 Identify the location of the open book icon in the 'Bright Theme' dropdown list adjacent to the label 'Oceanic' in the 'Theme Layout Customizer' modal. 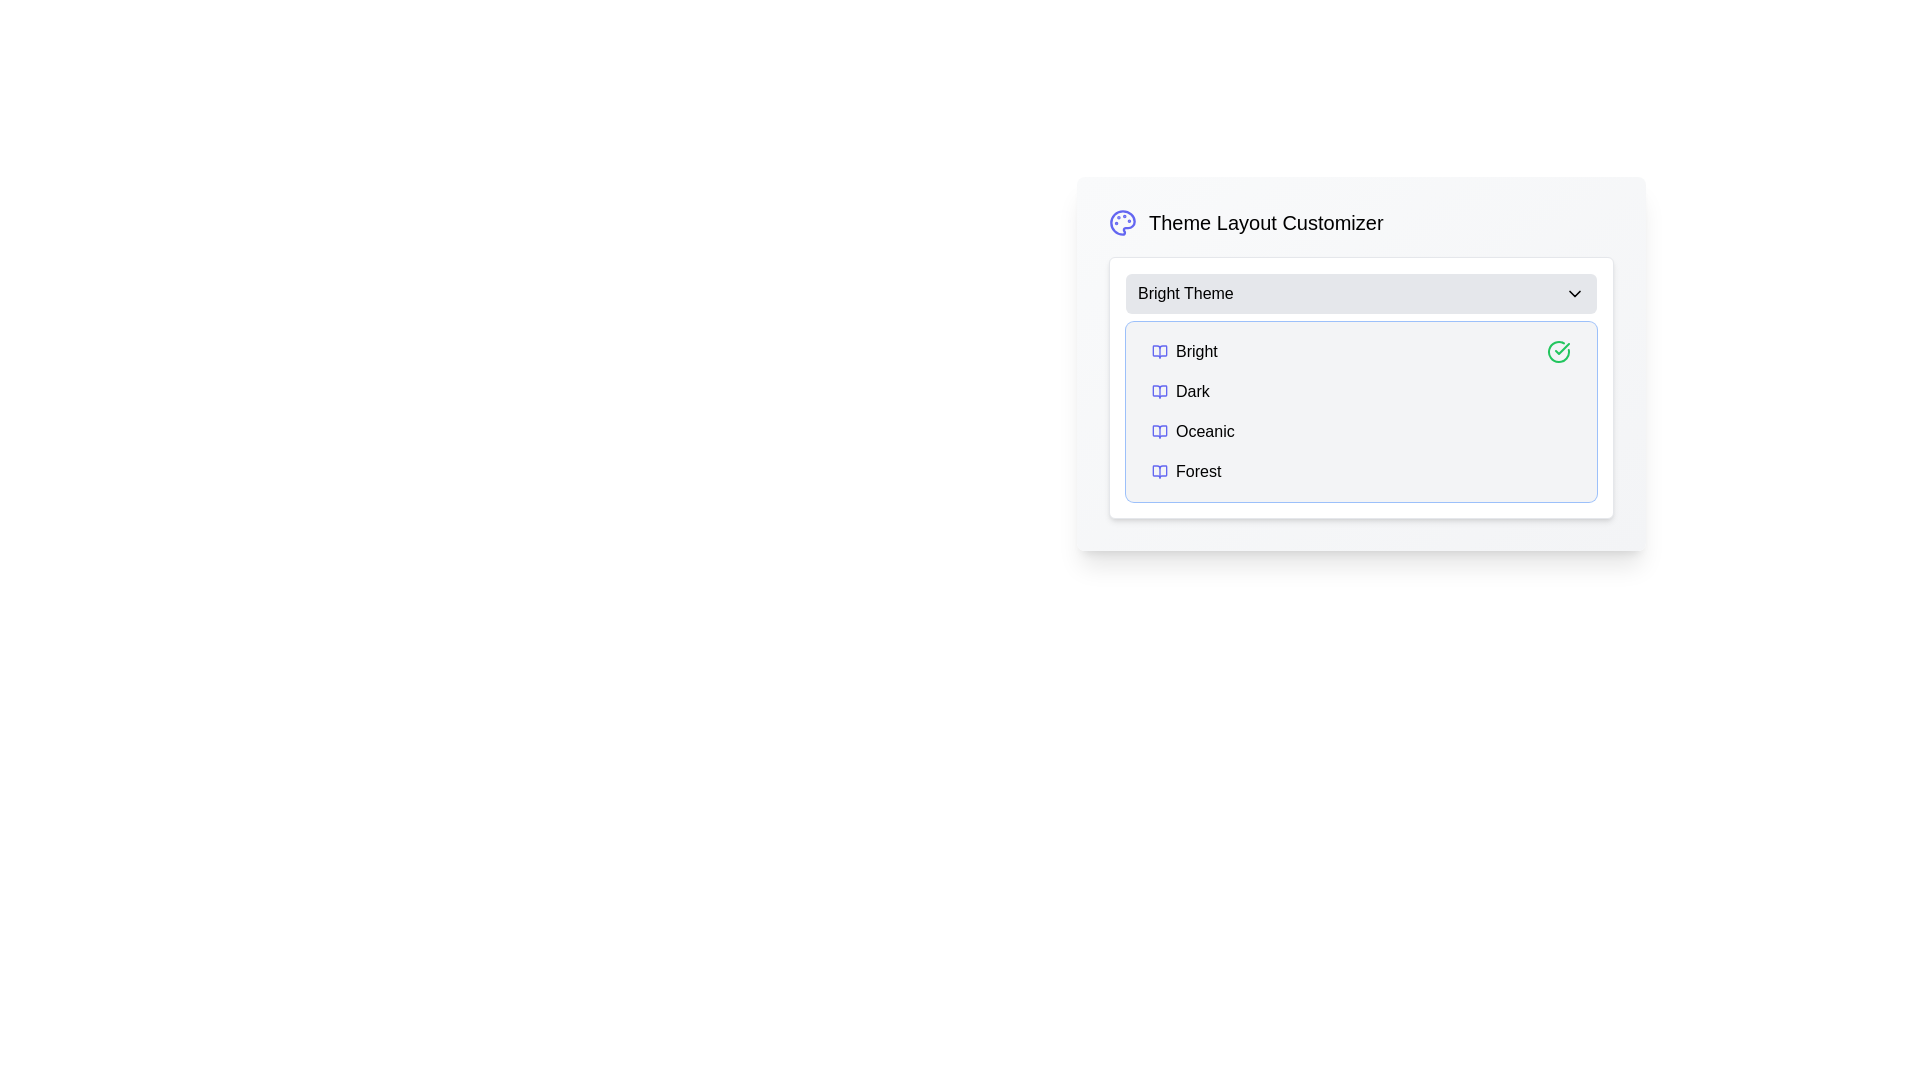
(1160, 431).